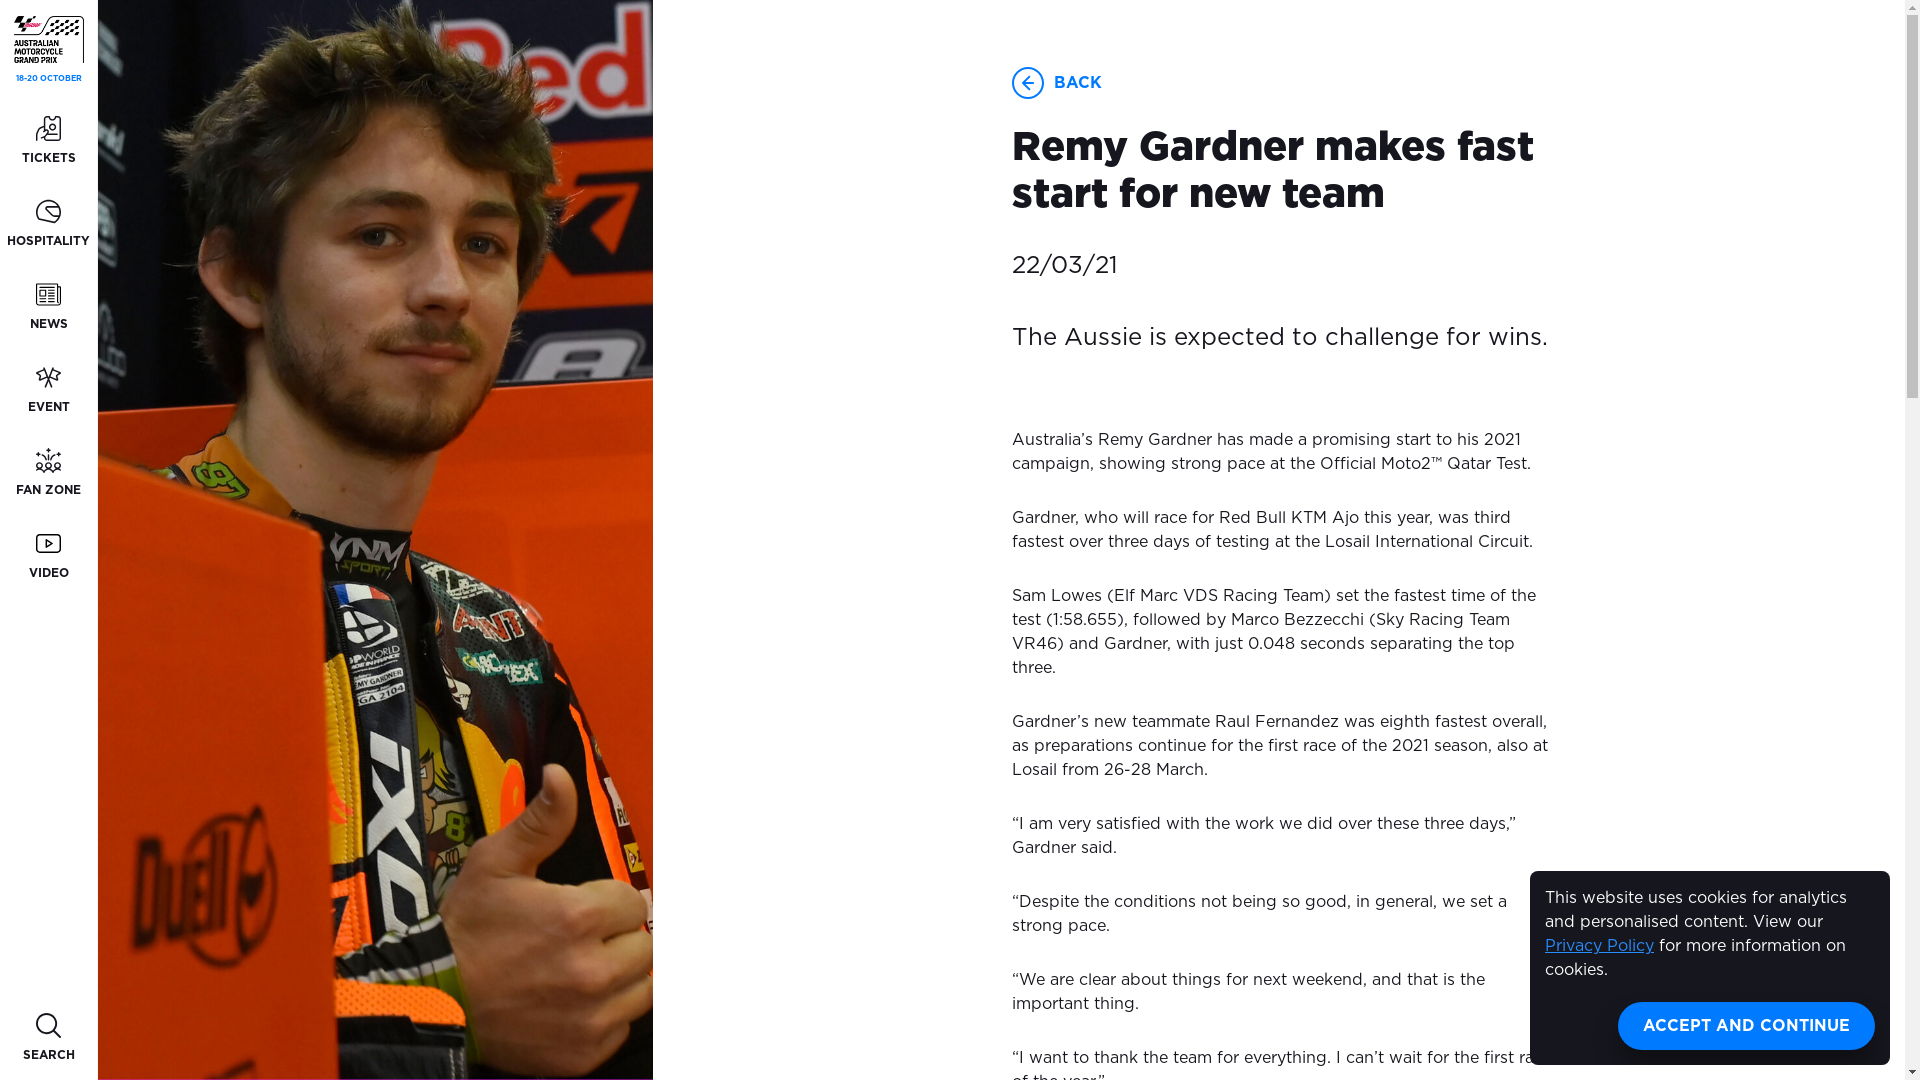 The height and width of the screenshot is (1080, 1920). What do you see at coordinates (48, 49) in the screenshot?
I see `'18-20 OCTOBER'` at bounding box center [48, 49].